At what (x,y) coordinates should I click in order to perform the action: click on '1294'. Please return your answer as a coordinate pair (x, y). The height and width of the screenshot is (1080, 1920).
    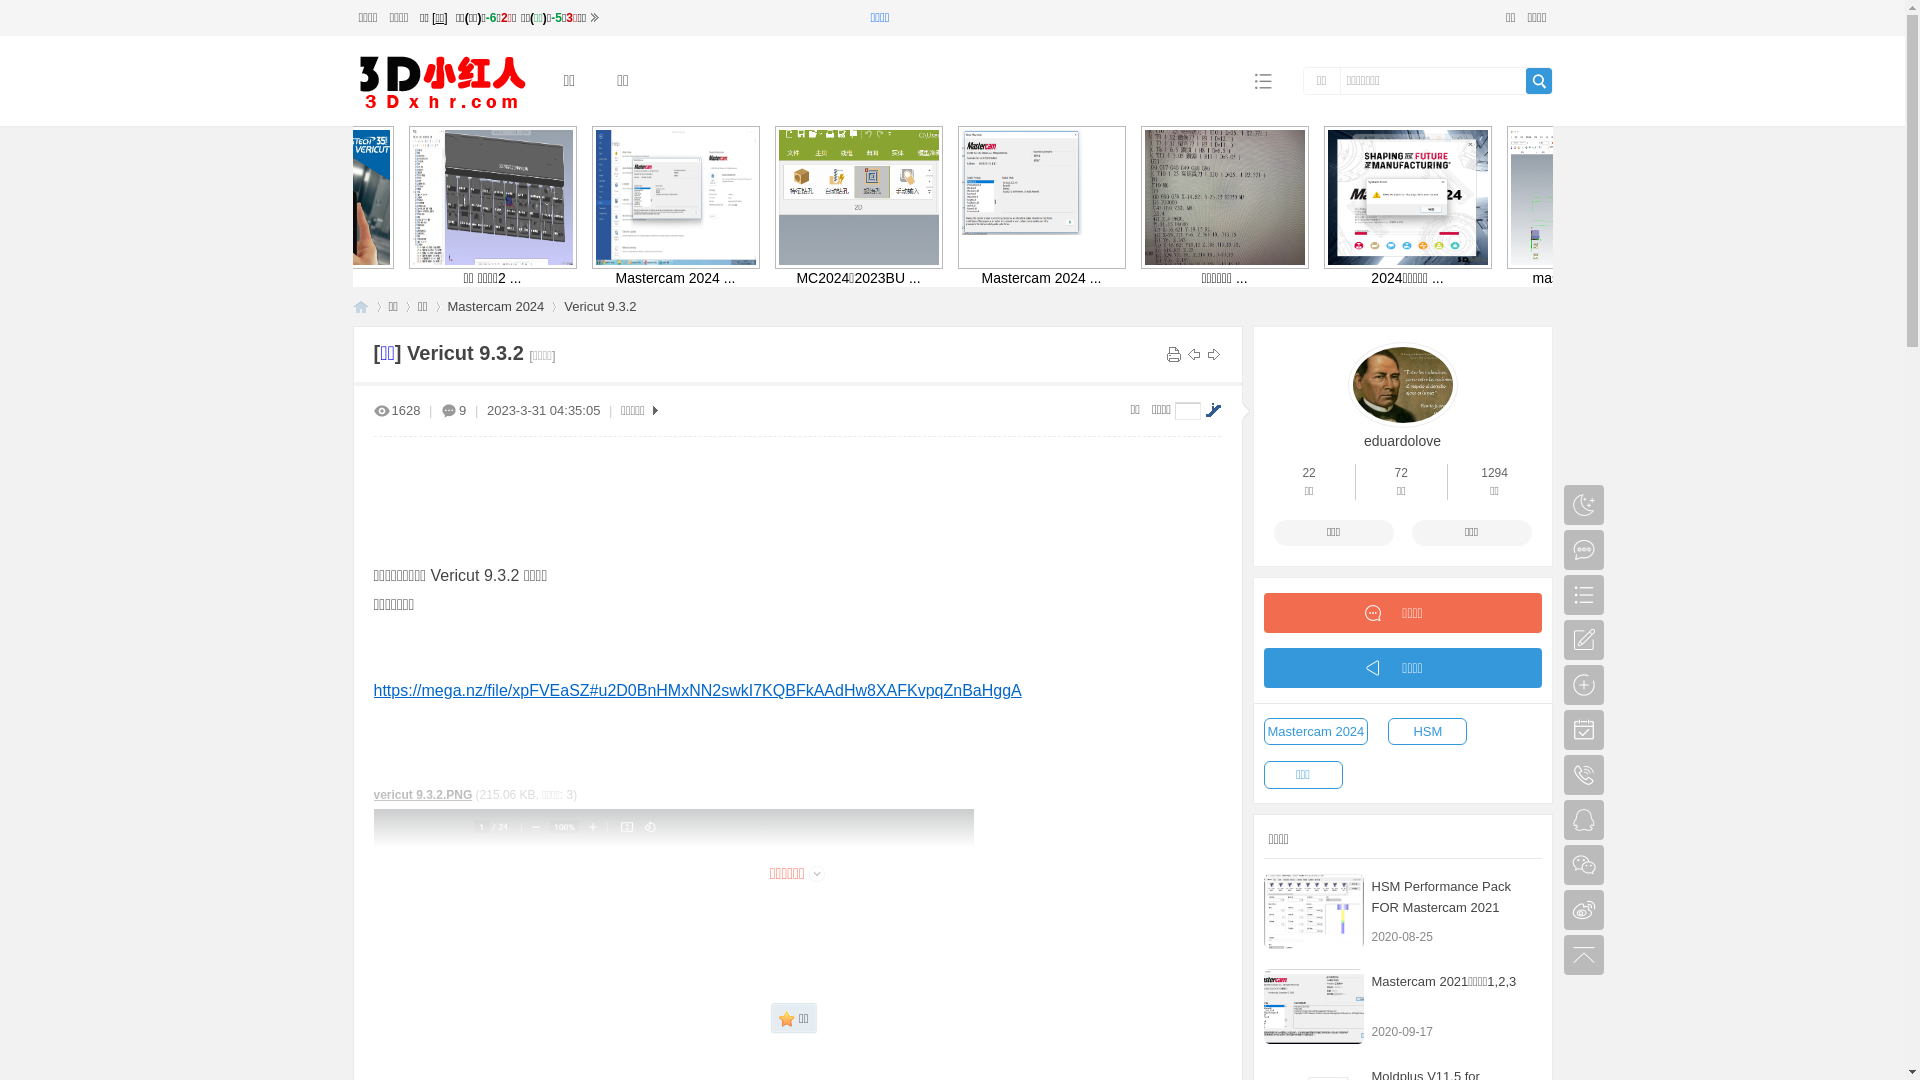
    Looking at the image, I should click on (1494, 473).